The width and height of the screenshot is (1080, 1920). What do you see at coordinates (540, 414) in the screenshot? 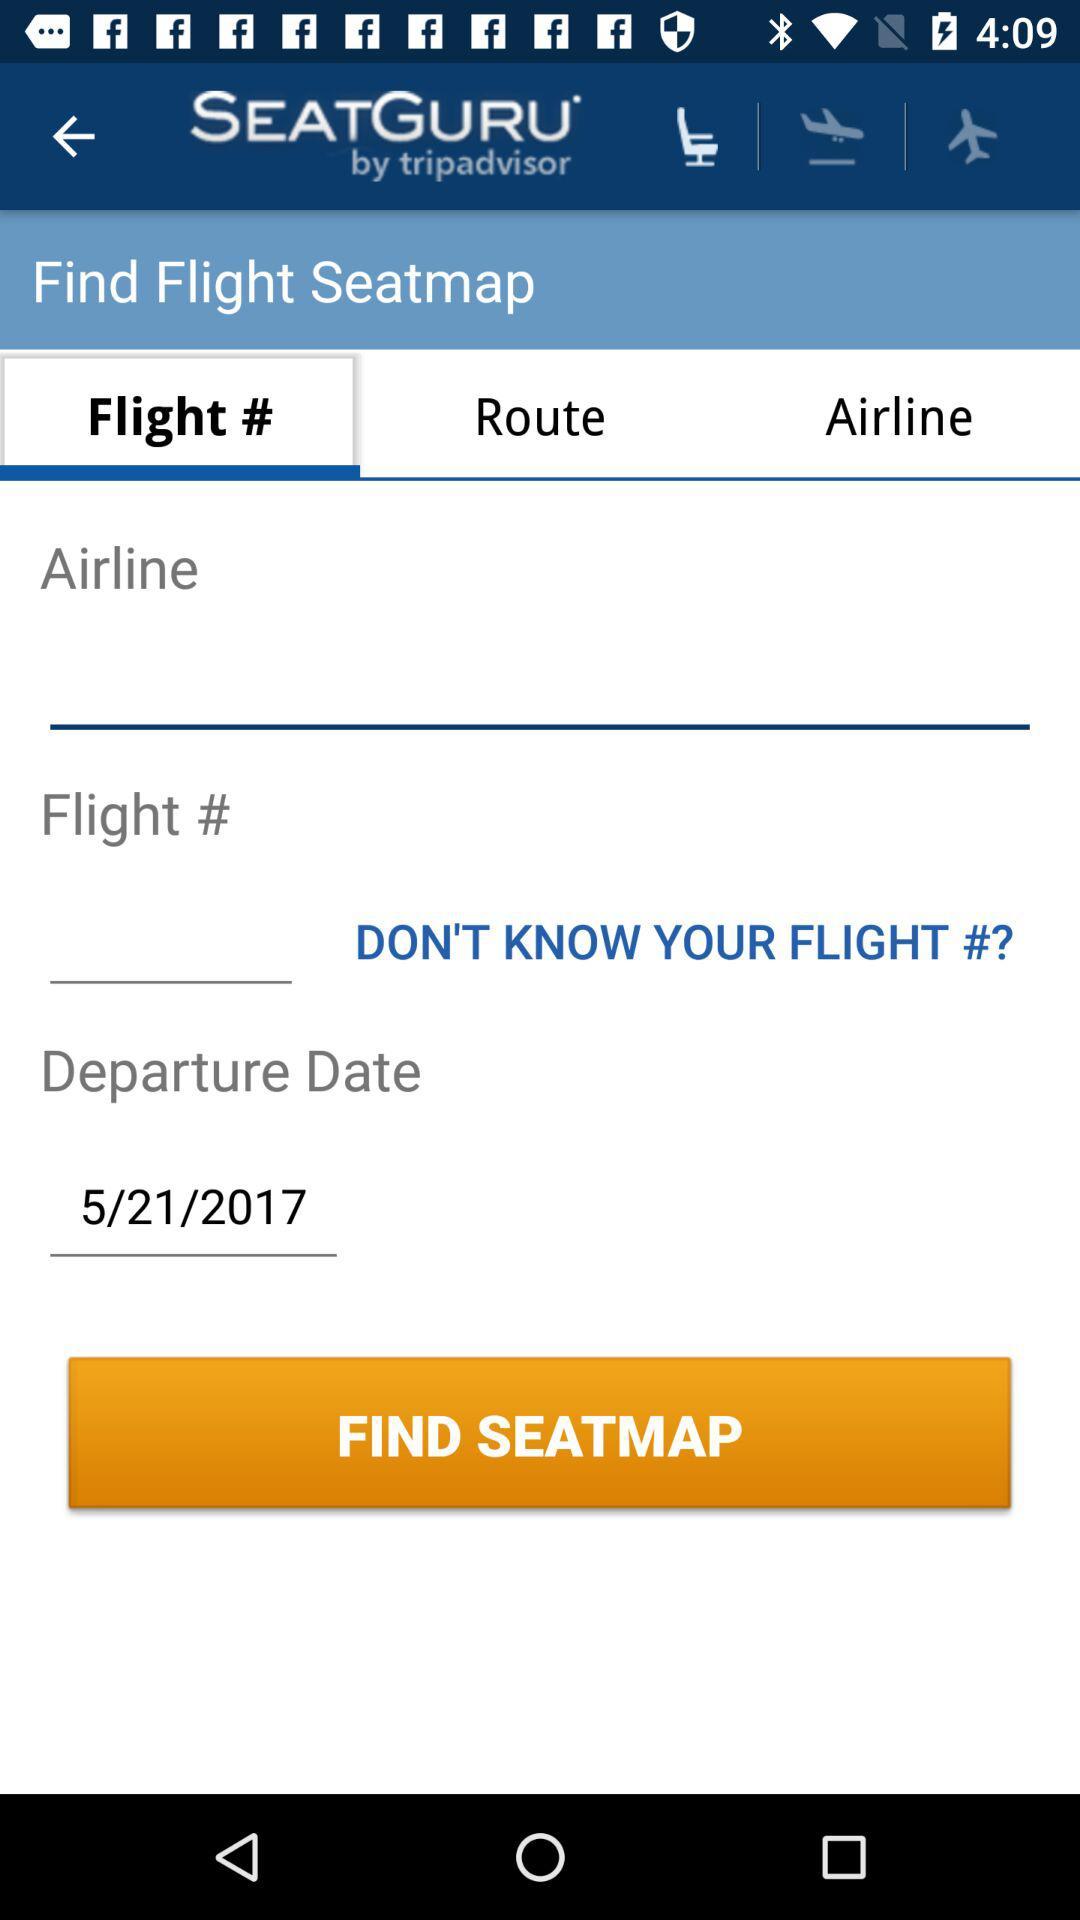
I see `item to the right of flight # item` at bounding box center [540, 414].